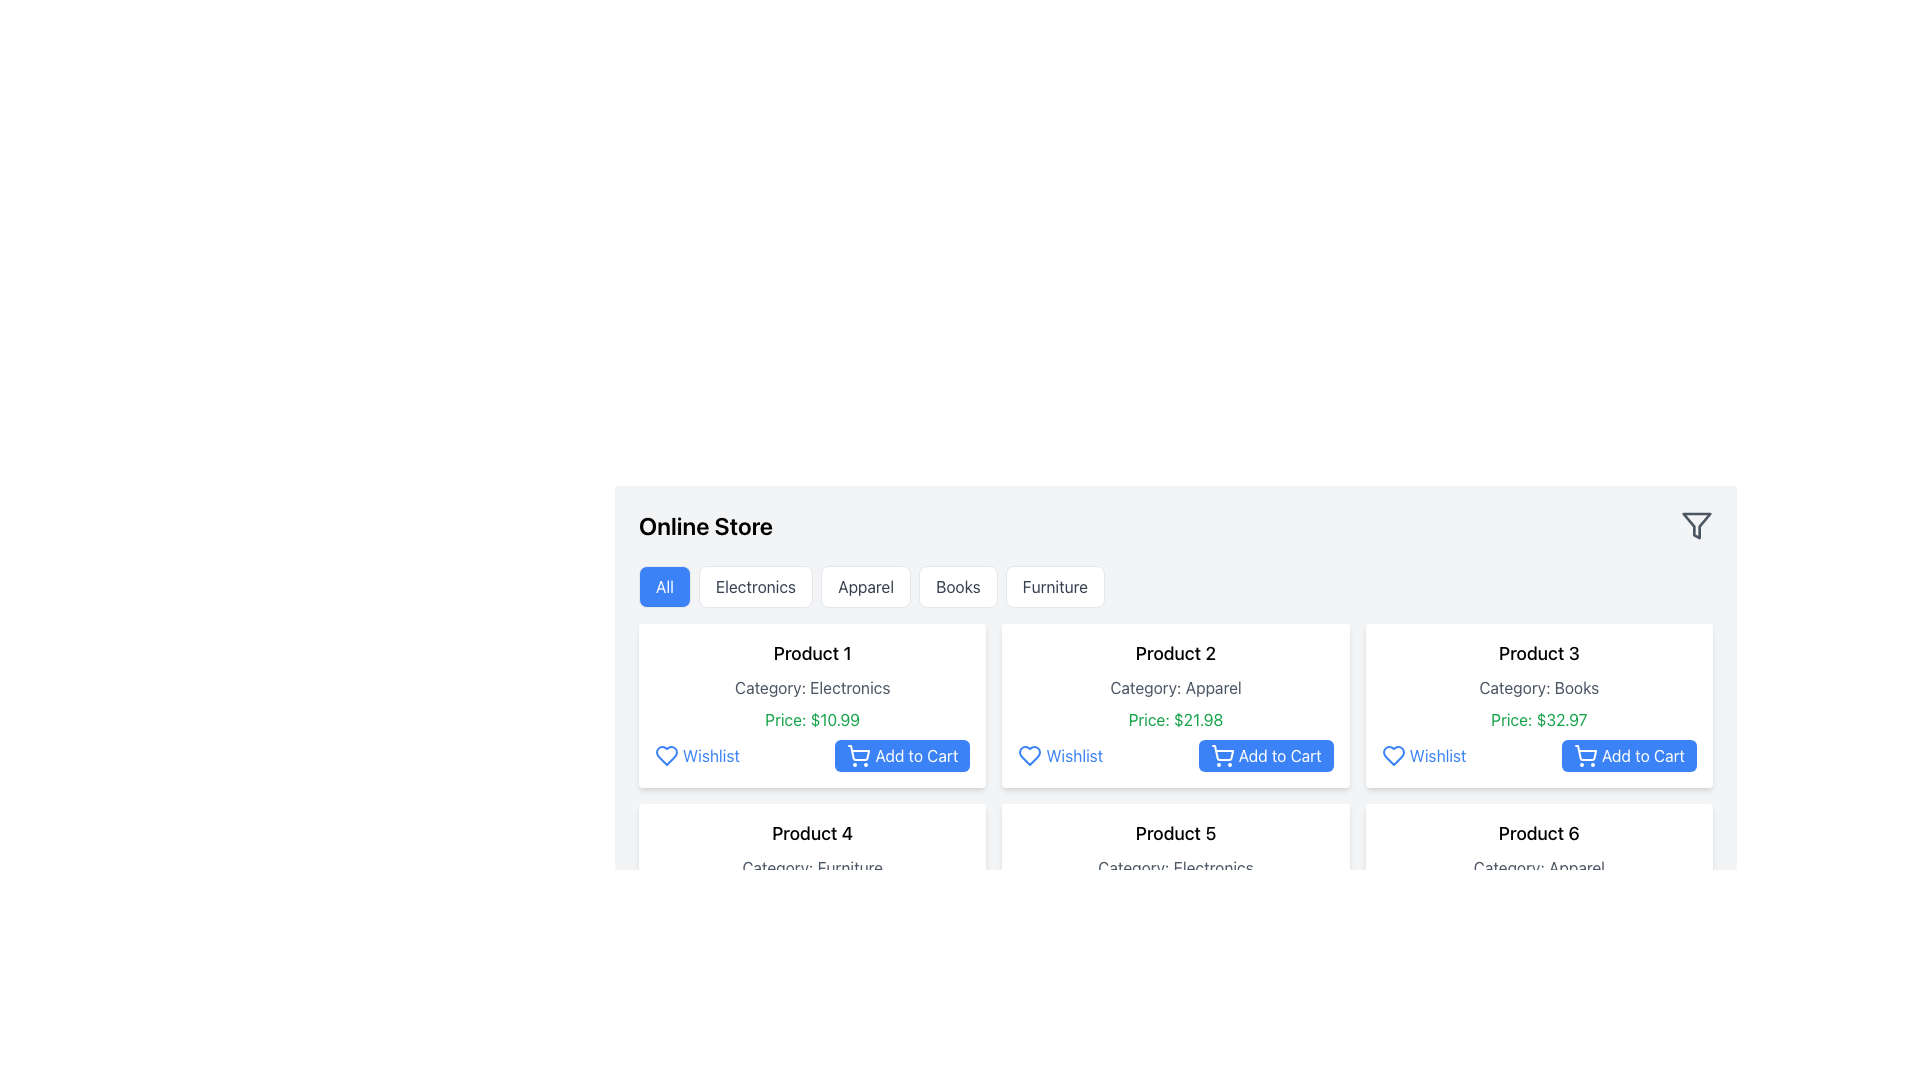  What do you see at coordinates (1176, 720) in the screenshot?
I see `price details from the text label displaying 'Price: $21.98' in the second product card` at bounding box center [1176, 720].